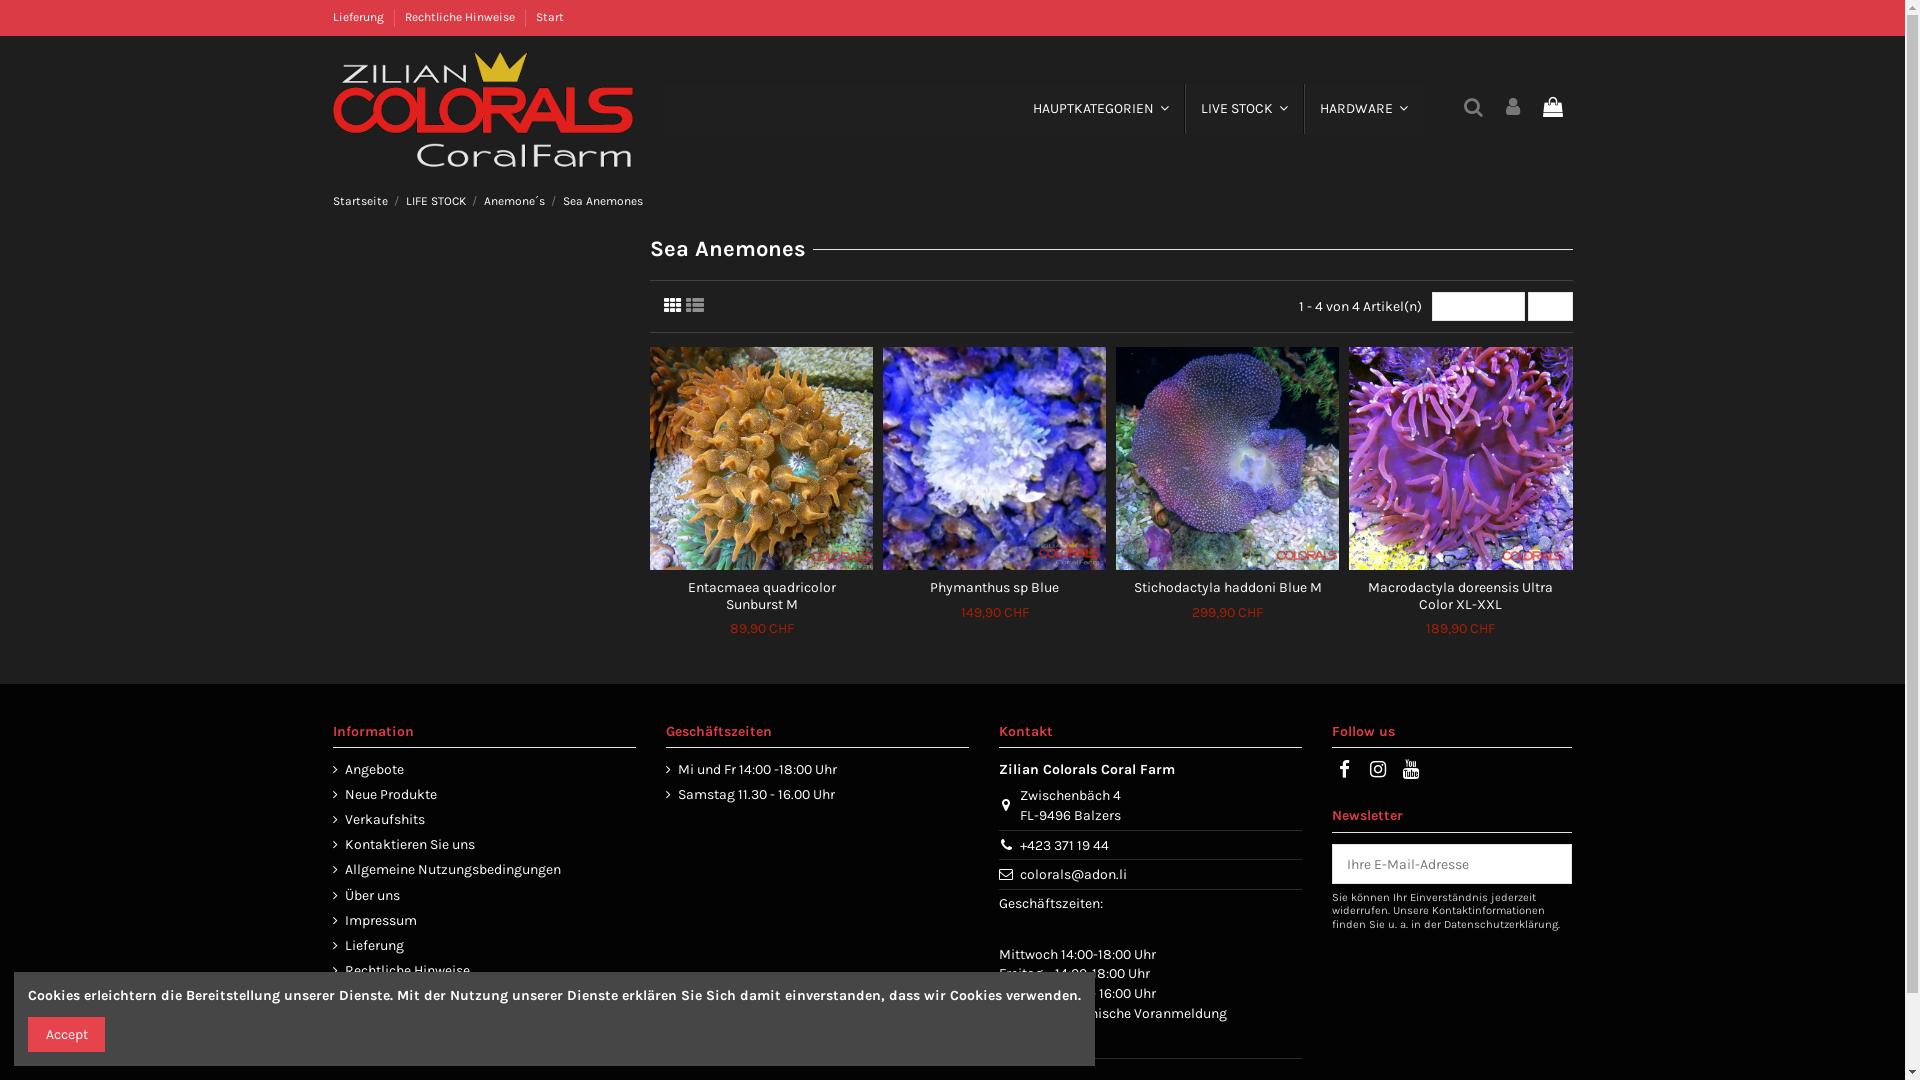 The width and height of the screenshot is (1920, 1080). I want to click on 'Impressum', so click(374, 921).